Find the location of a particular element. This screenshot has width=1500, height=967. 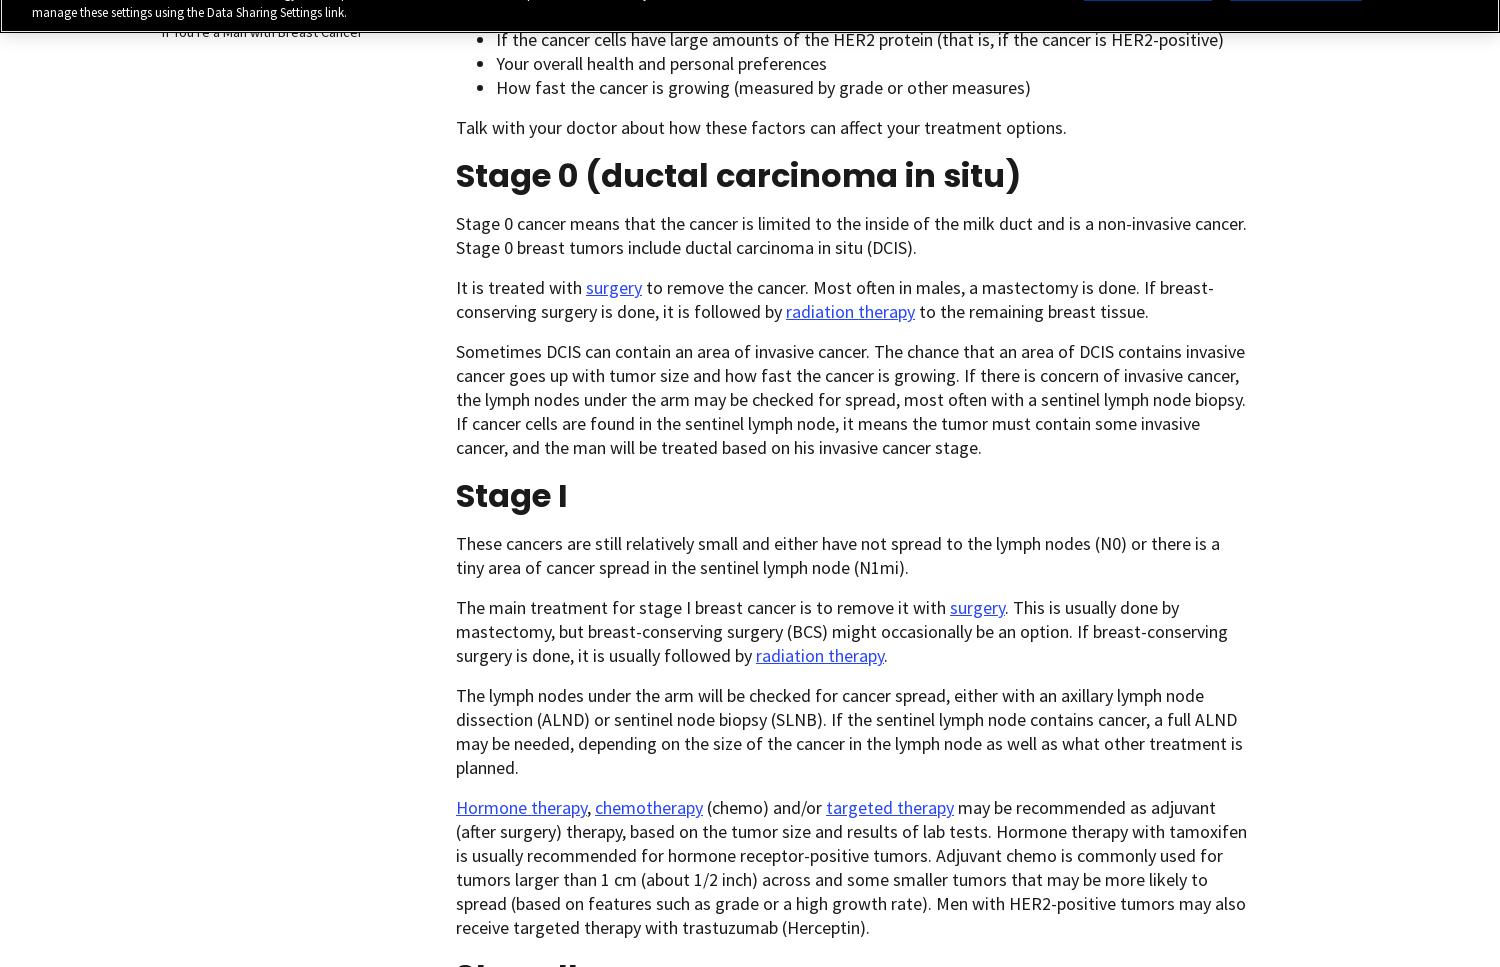

'Your overall health and personal preferences' is located at coordinates (661, 62).